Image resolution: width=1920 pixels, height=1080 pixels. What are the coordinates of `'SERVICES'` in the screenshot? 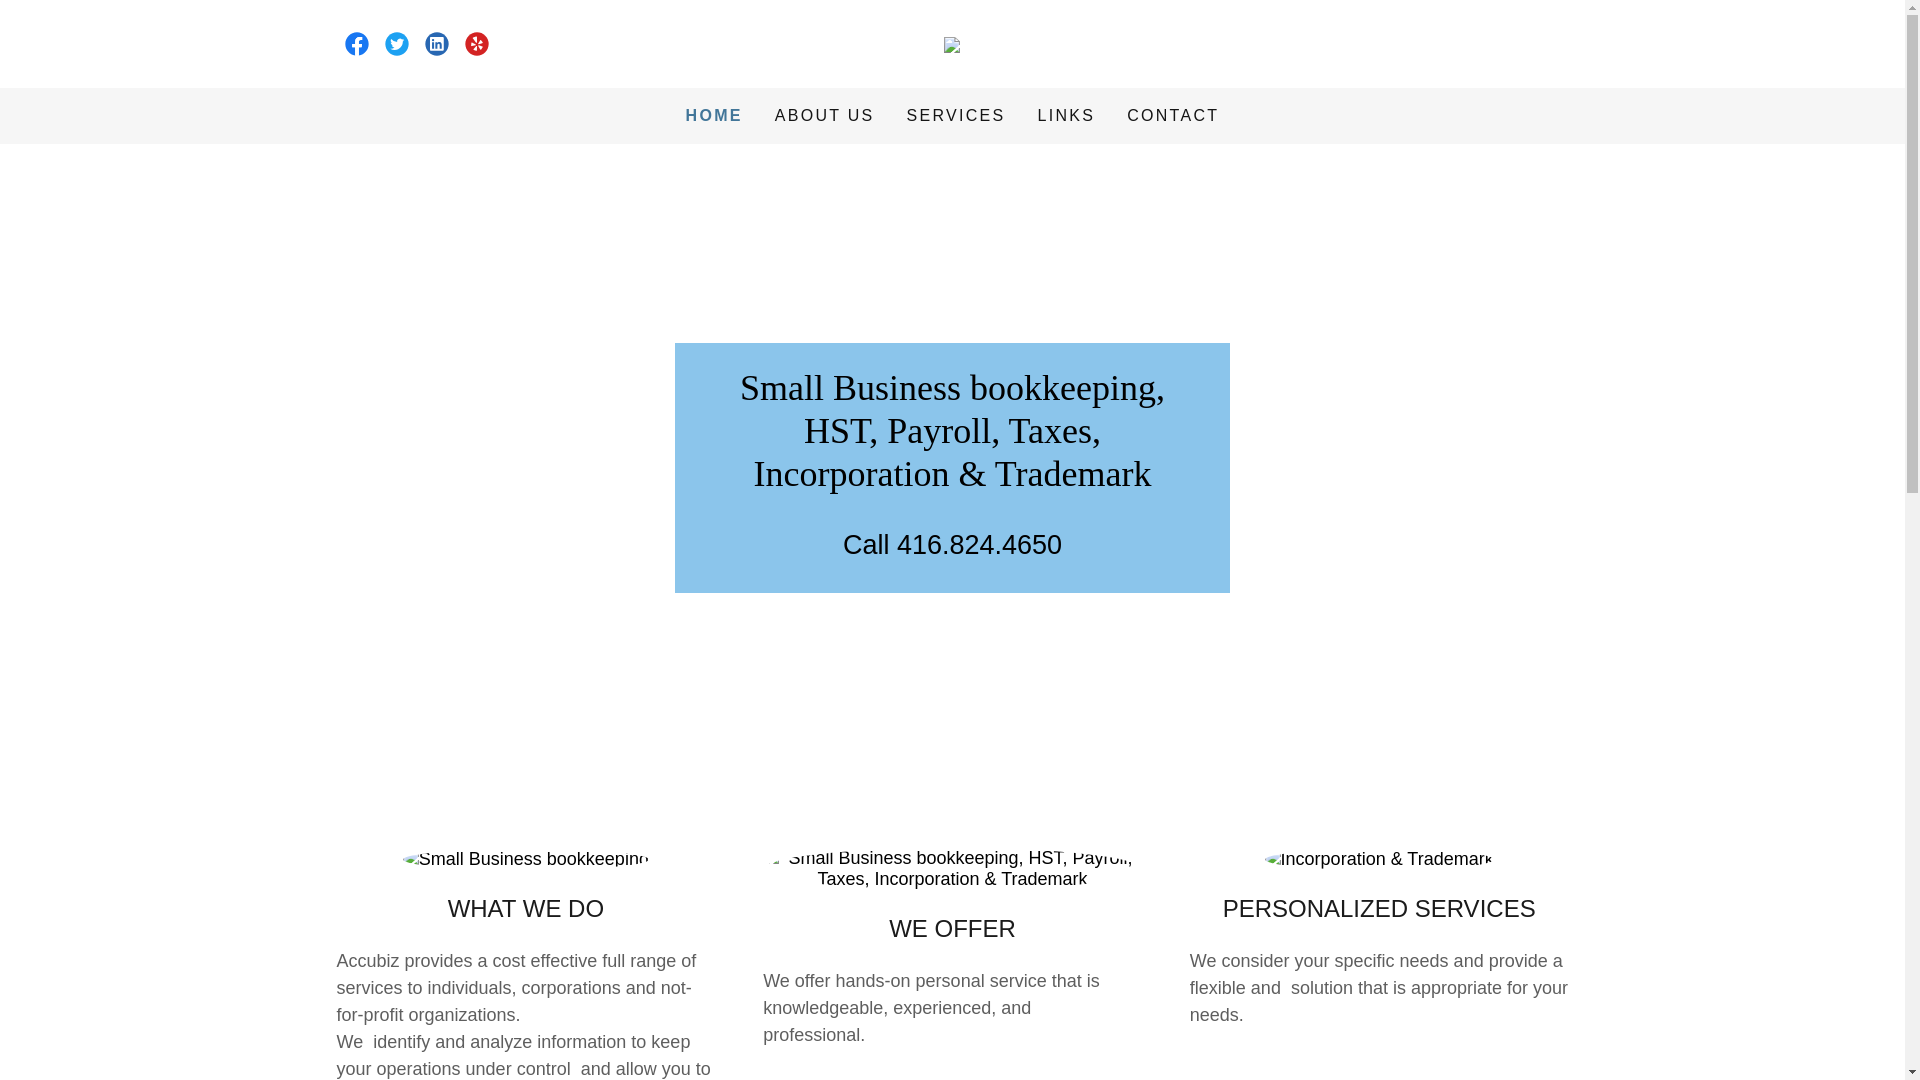 It's located at (955, 115).